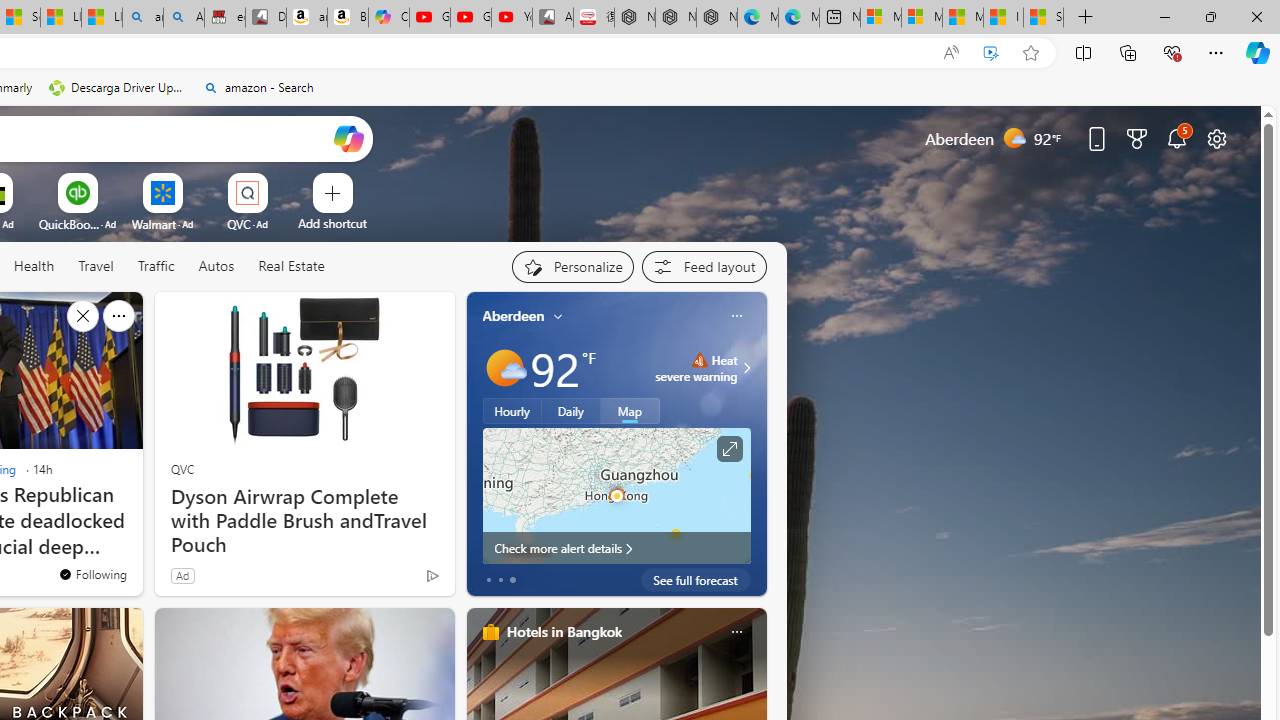 The image size is (1280, 720). Describe the element at coordinates (1209, 16) in the screenshot. I see `'Restore'` at that location.